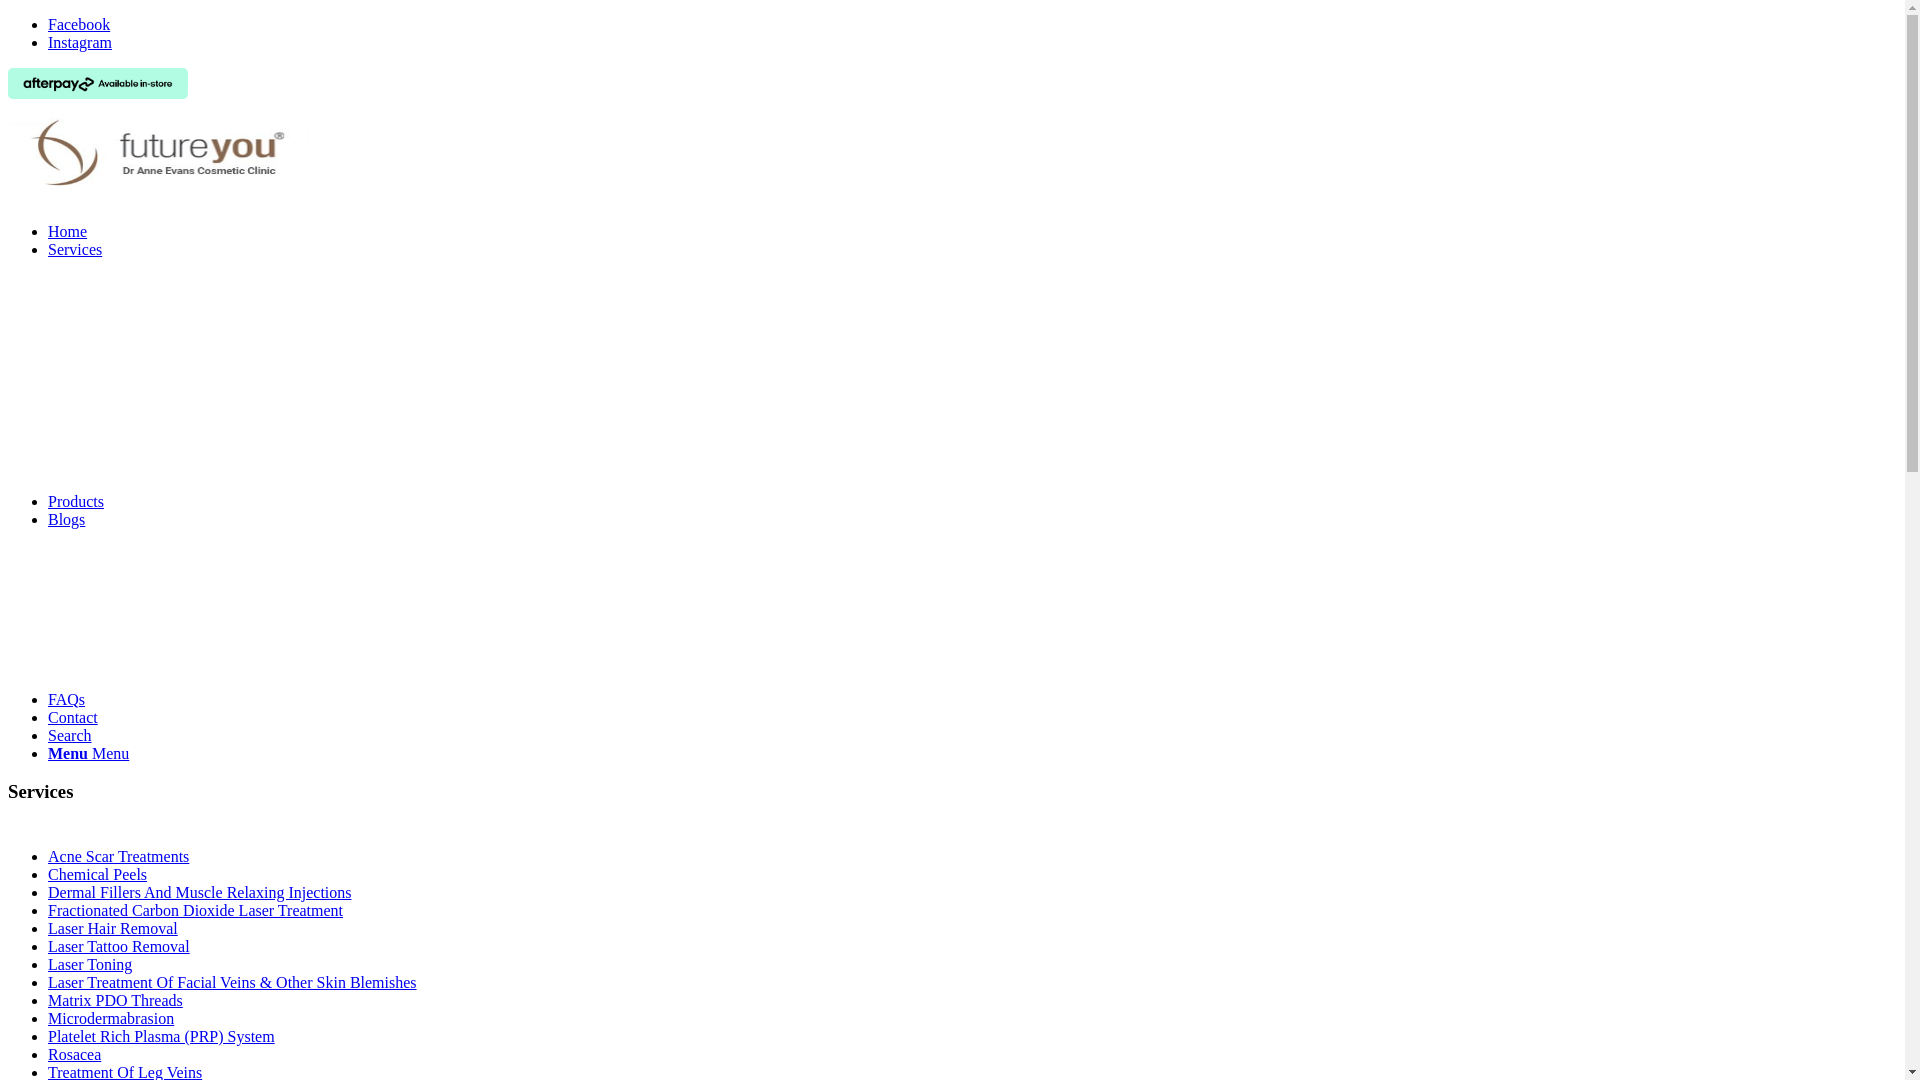  Describe the element at coordinates (72, 716) in the screenshot. I see `'Contact'` at that location.